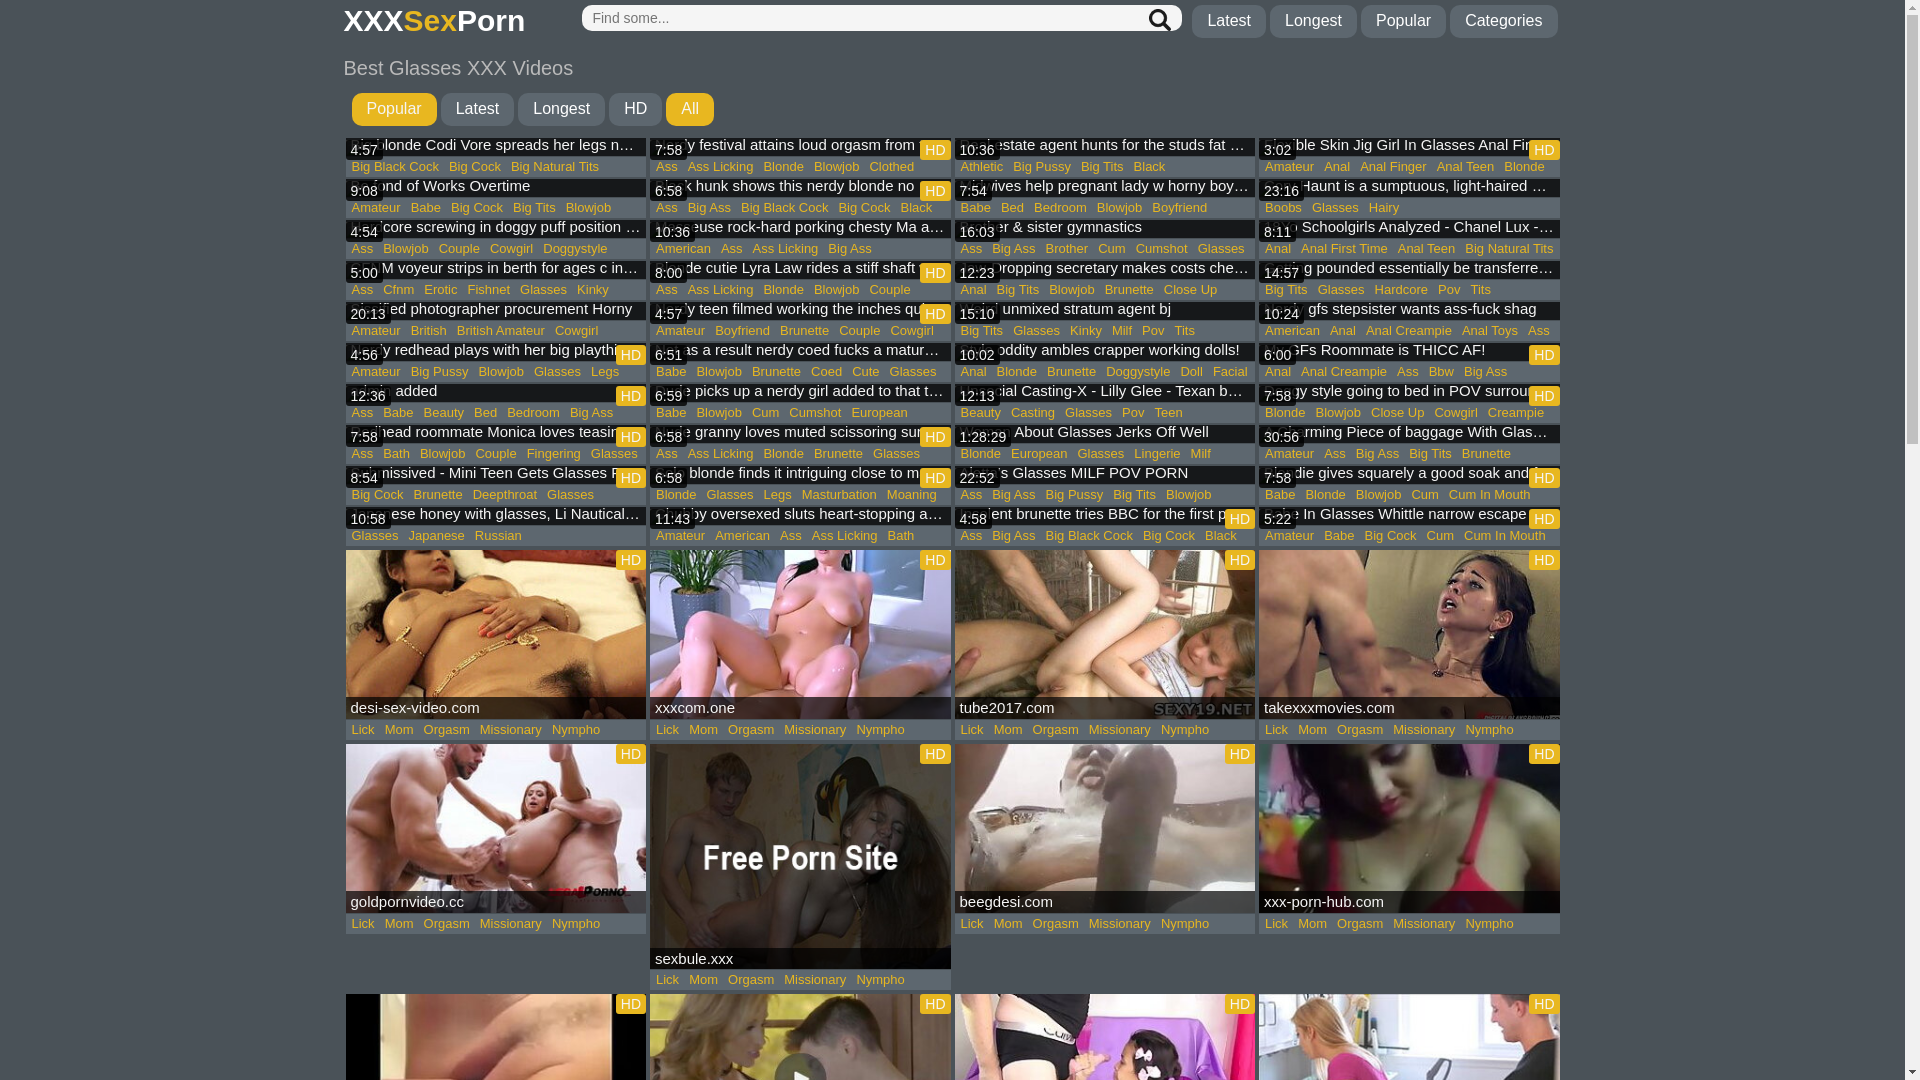  What do you see at coordinates (1103, 312) in the screenshot?
I see `'Weird unmixed stratum agent bj` at bounding box center [1103, 312].